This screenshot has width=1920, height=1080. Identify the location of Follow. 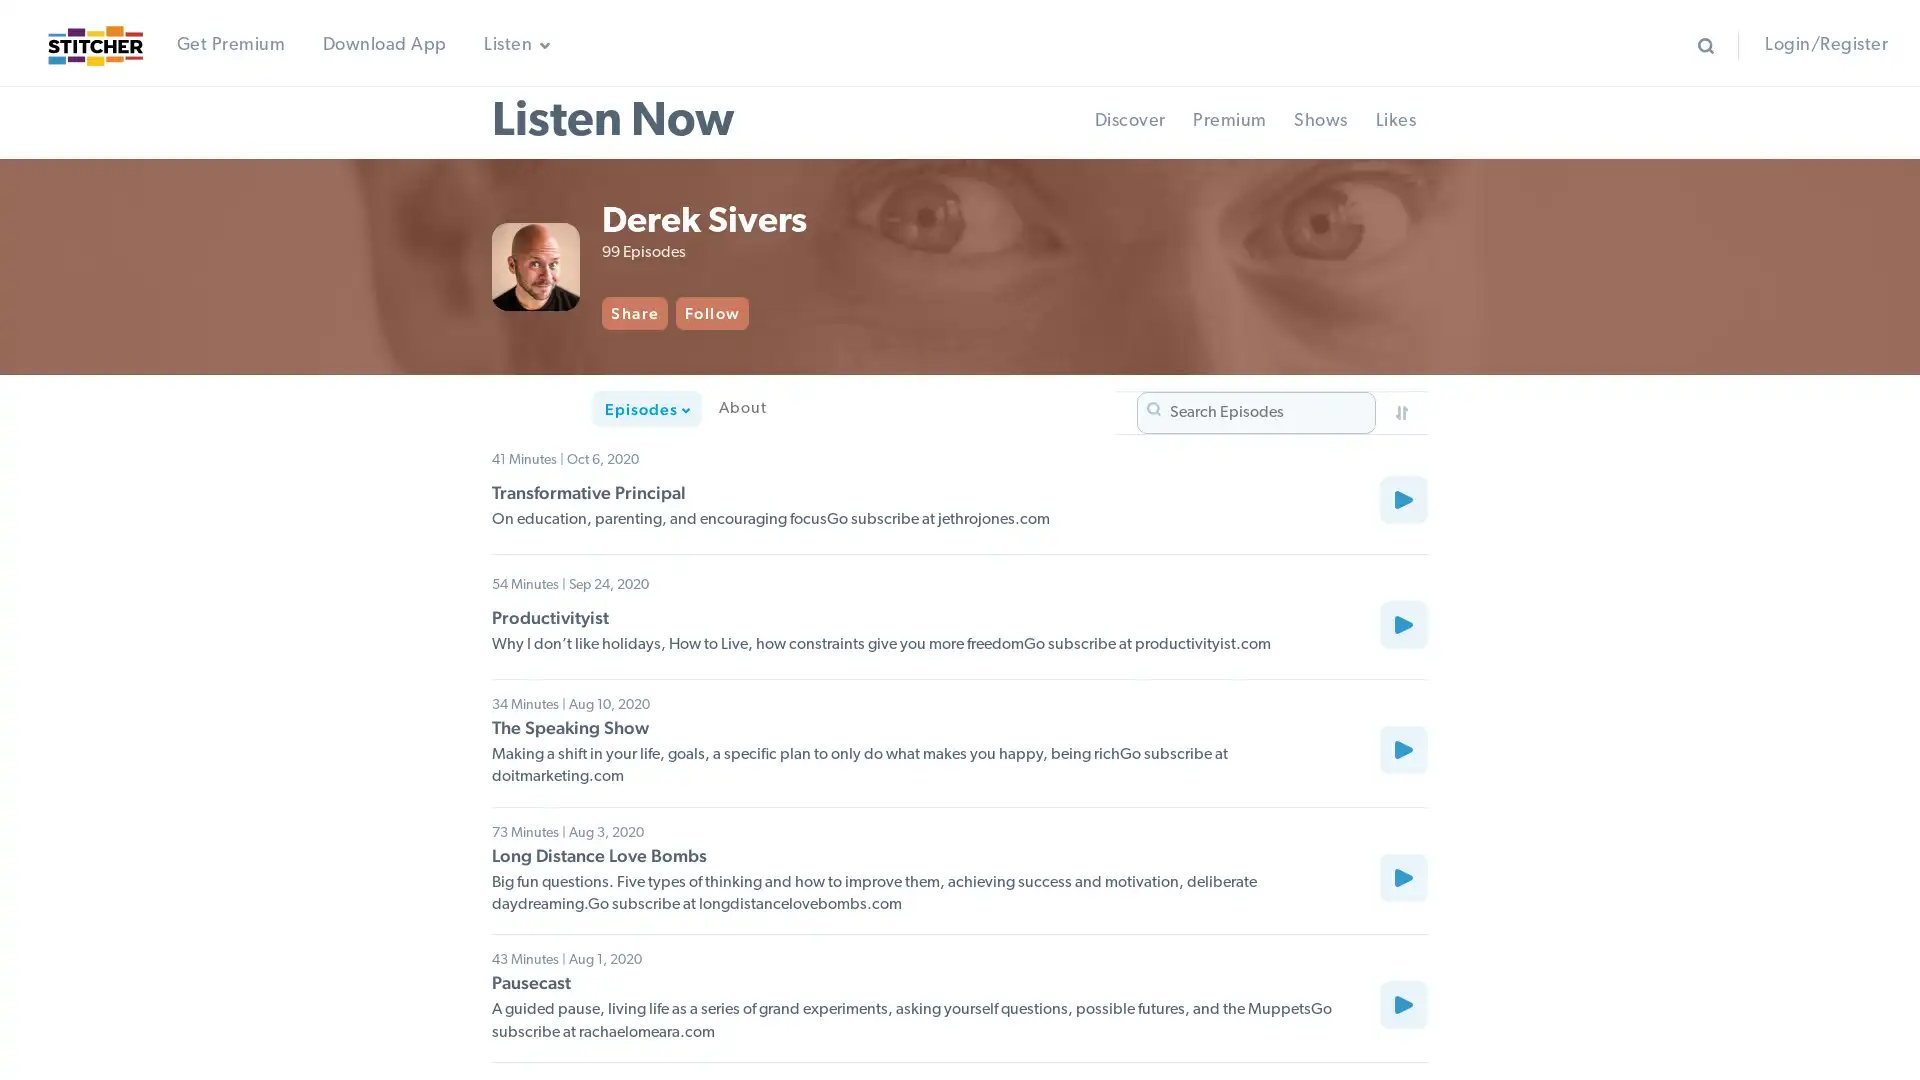
(798, 315).